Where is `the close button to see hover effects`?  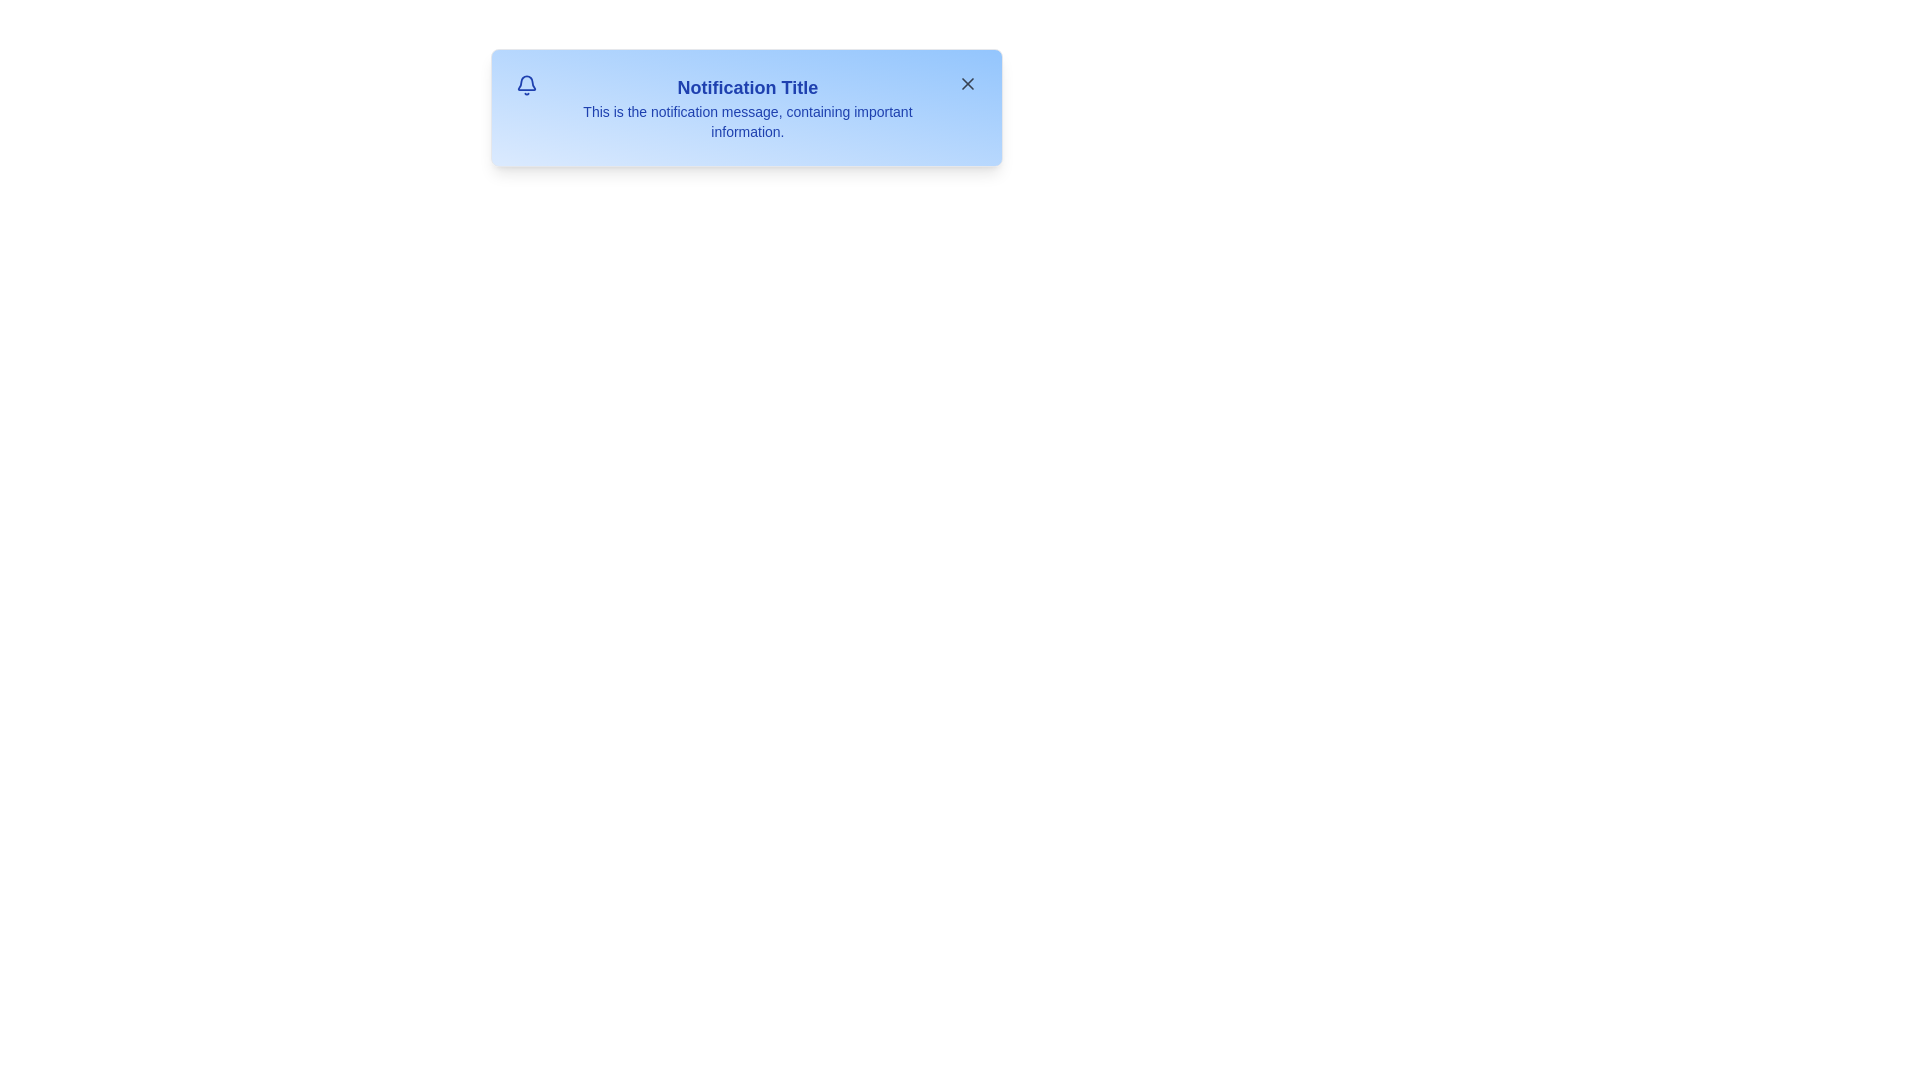 the close button to see hover effects is located at coordinates (967, 83).